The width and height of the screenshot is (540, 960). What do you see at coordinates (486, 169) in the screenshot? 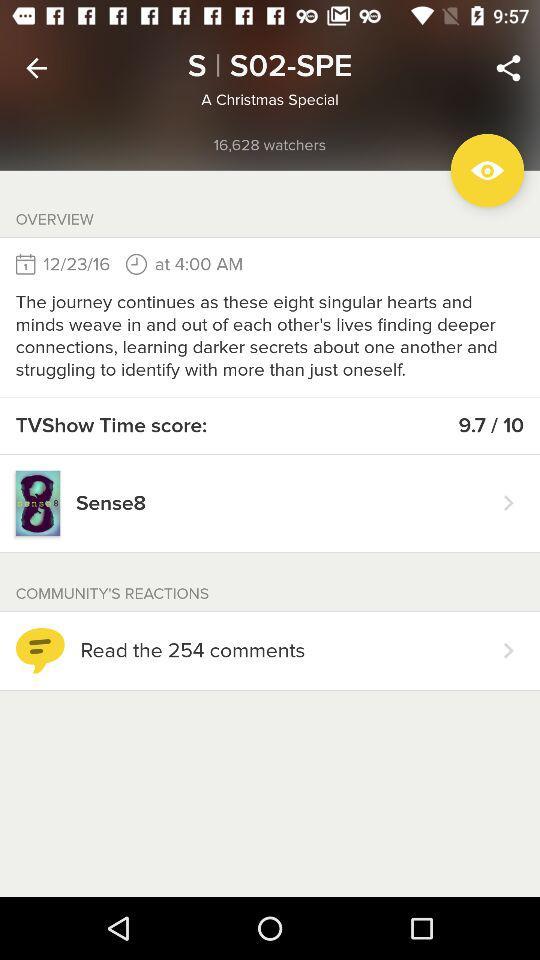
I see `the visibility icon` at bounding box center [486, 169].